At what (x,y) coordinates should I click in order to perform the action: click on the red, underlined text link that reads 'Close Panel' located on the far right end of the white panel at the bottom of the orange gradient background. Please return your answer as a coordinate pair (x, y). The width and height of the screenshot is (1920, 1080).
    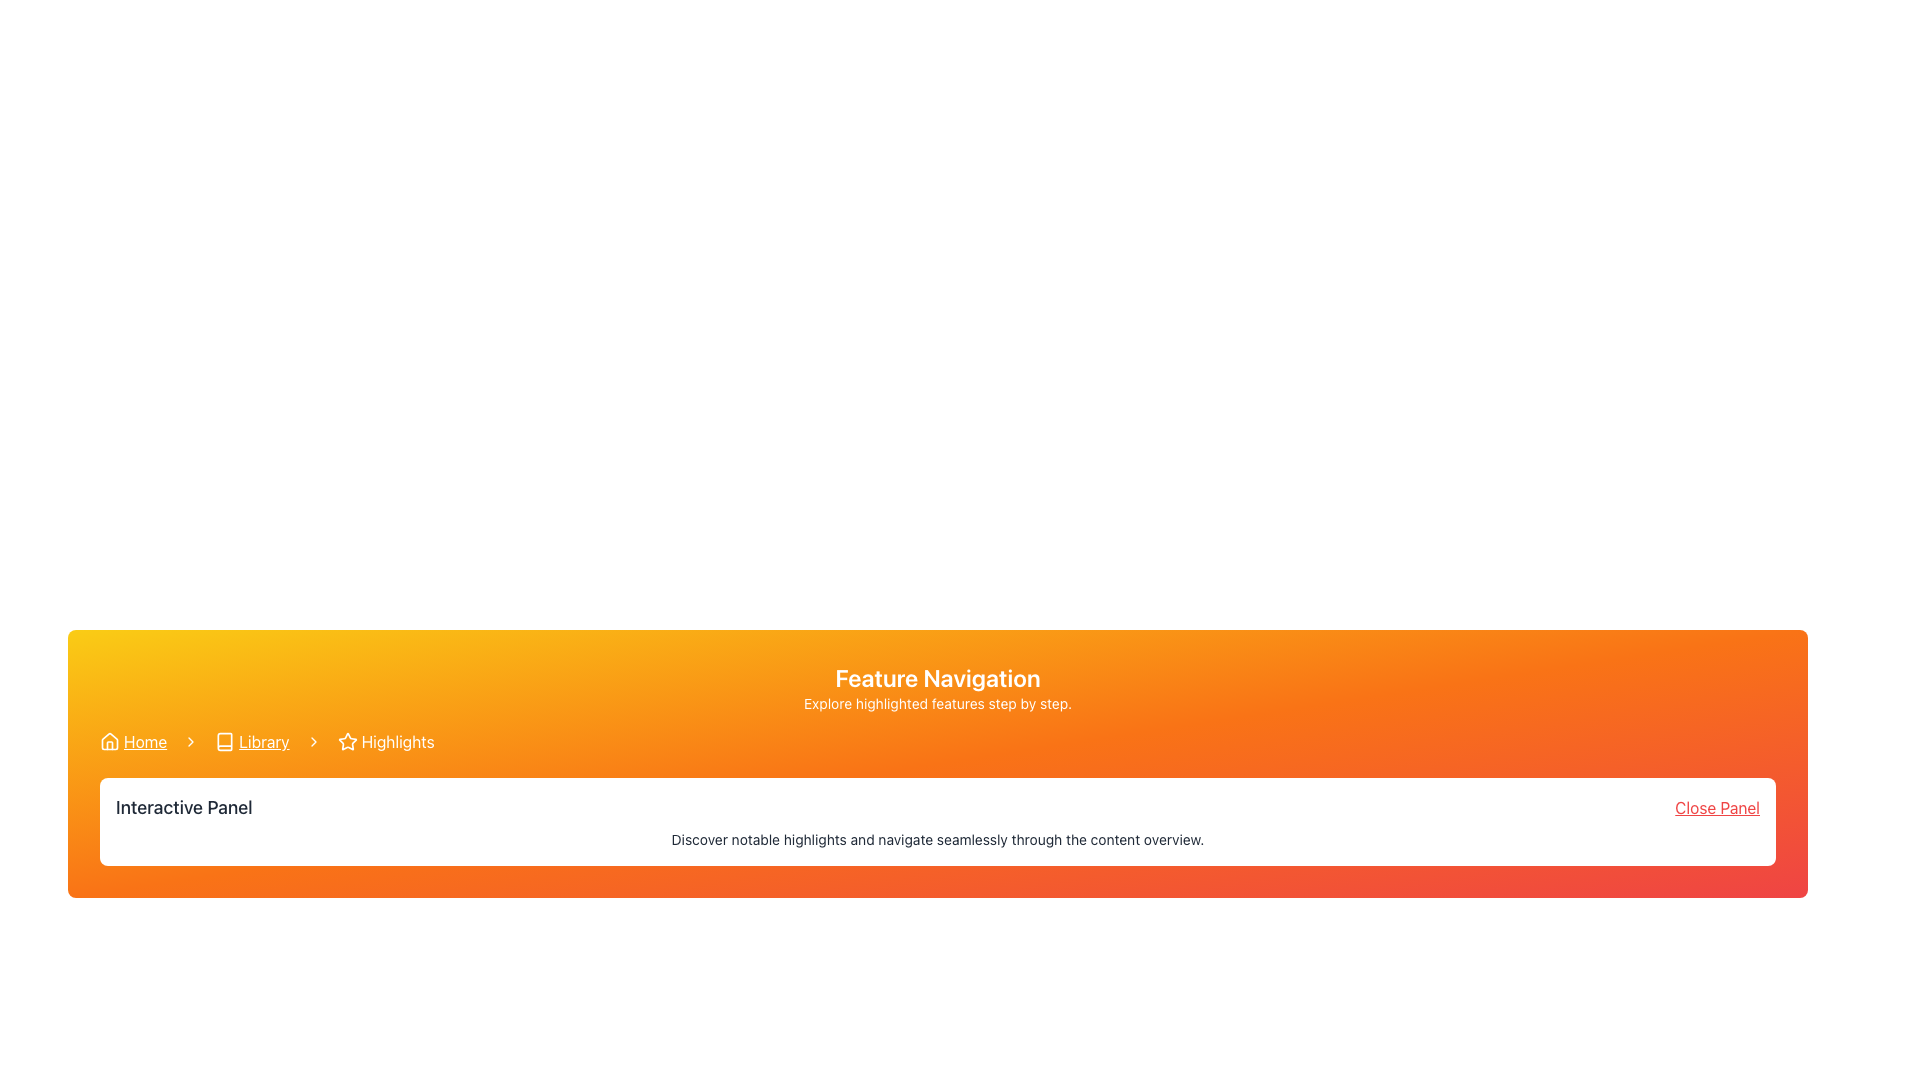
    Looking at the image, I should click on (1716, 806).